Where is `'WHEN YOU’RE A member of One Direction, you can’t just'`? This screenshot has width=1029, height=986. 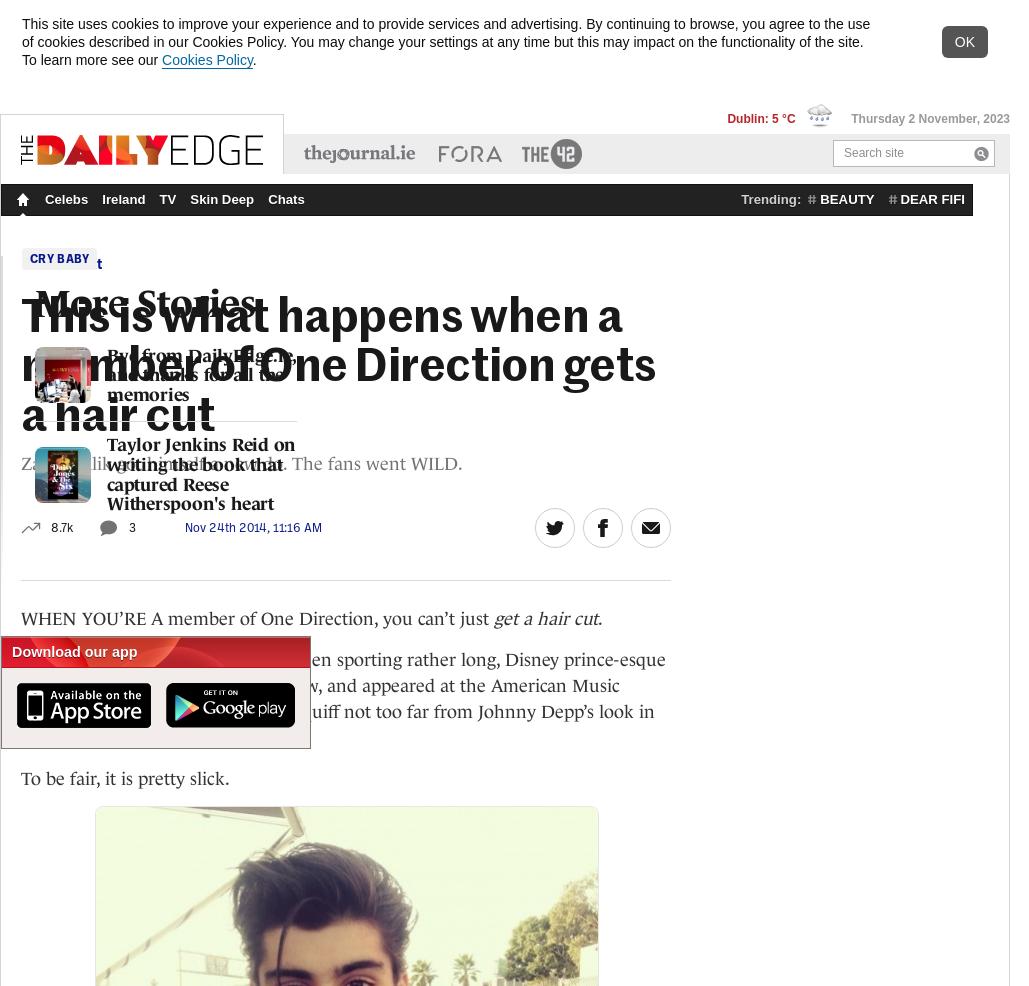
'WHEN YOU’RE A member of One Direction, you can’t just' is located at coordinates (256, 617).